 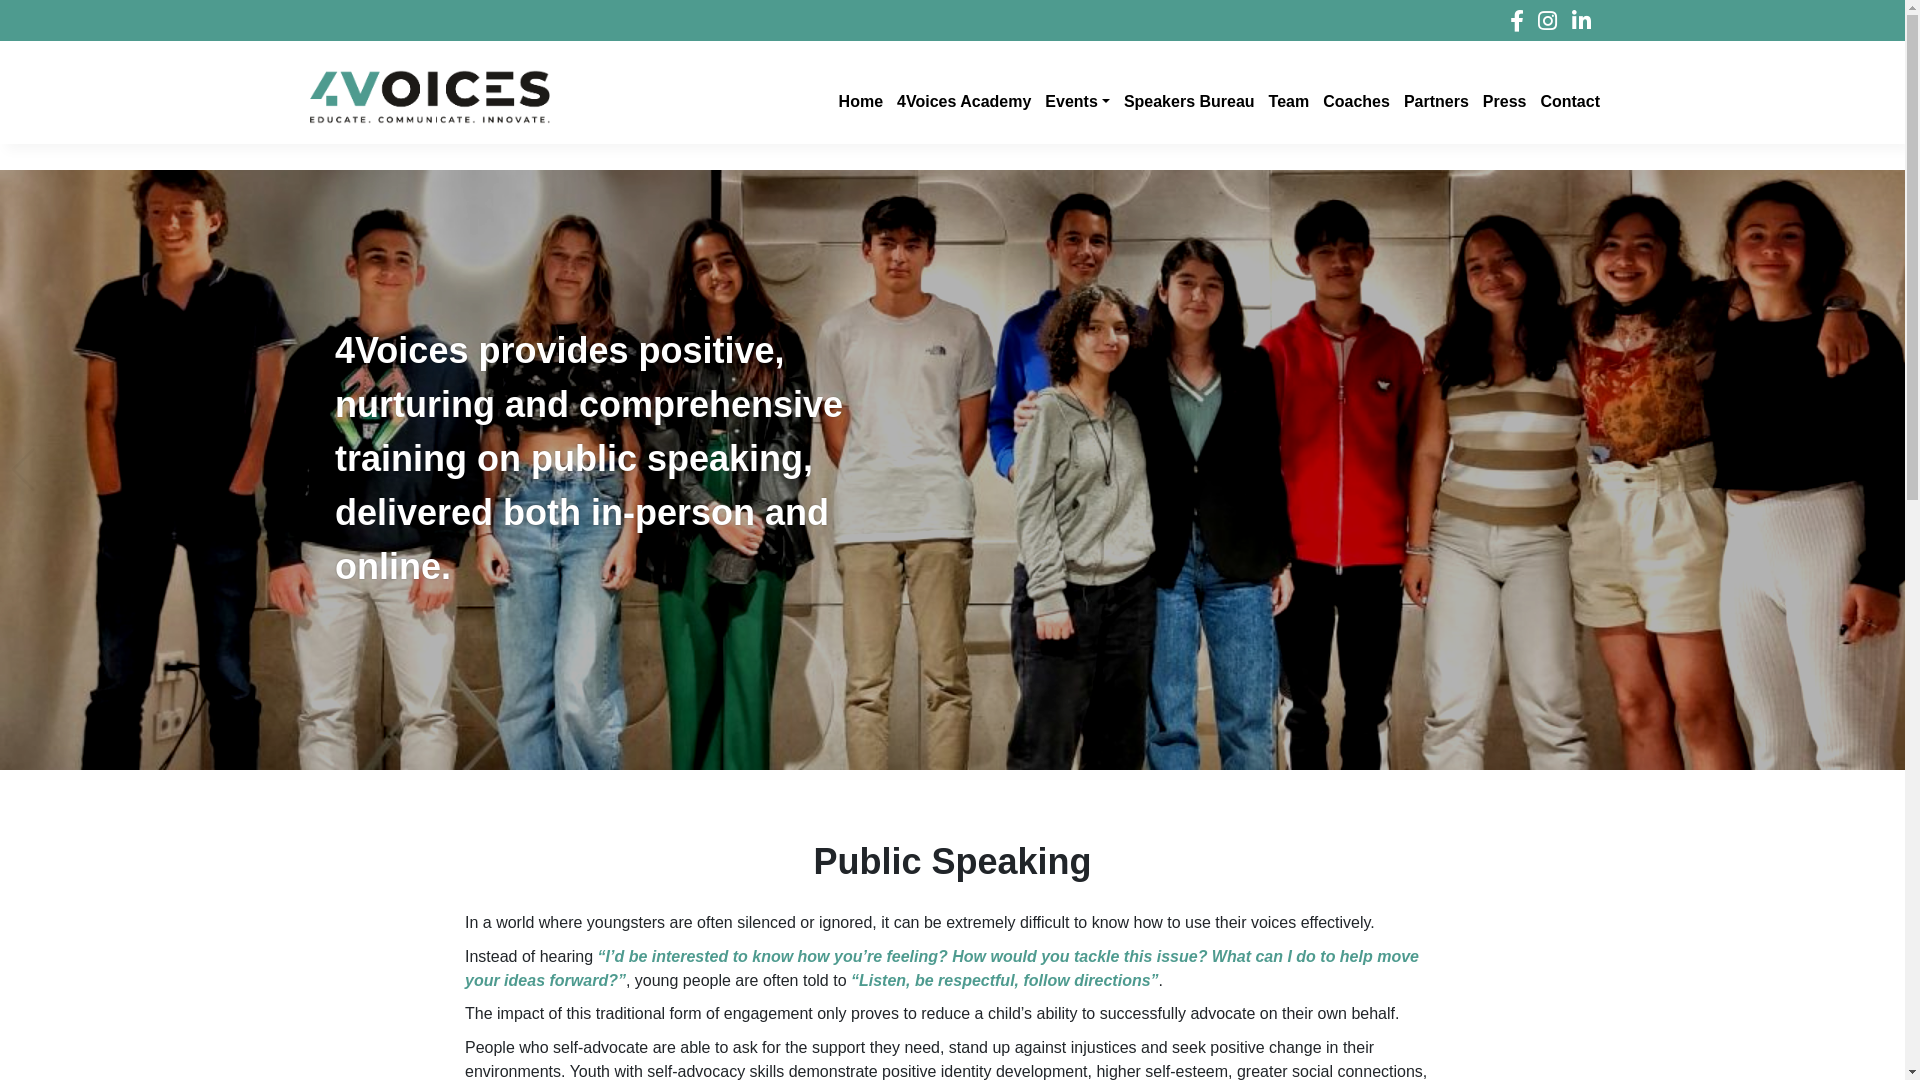 What do you see at coordinates (1567, 97) in the screenshot?
I see `'Contact'` at bounding box center [1567, 97].